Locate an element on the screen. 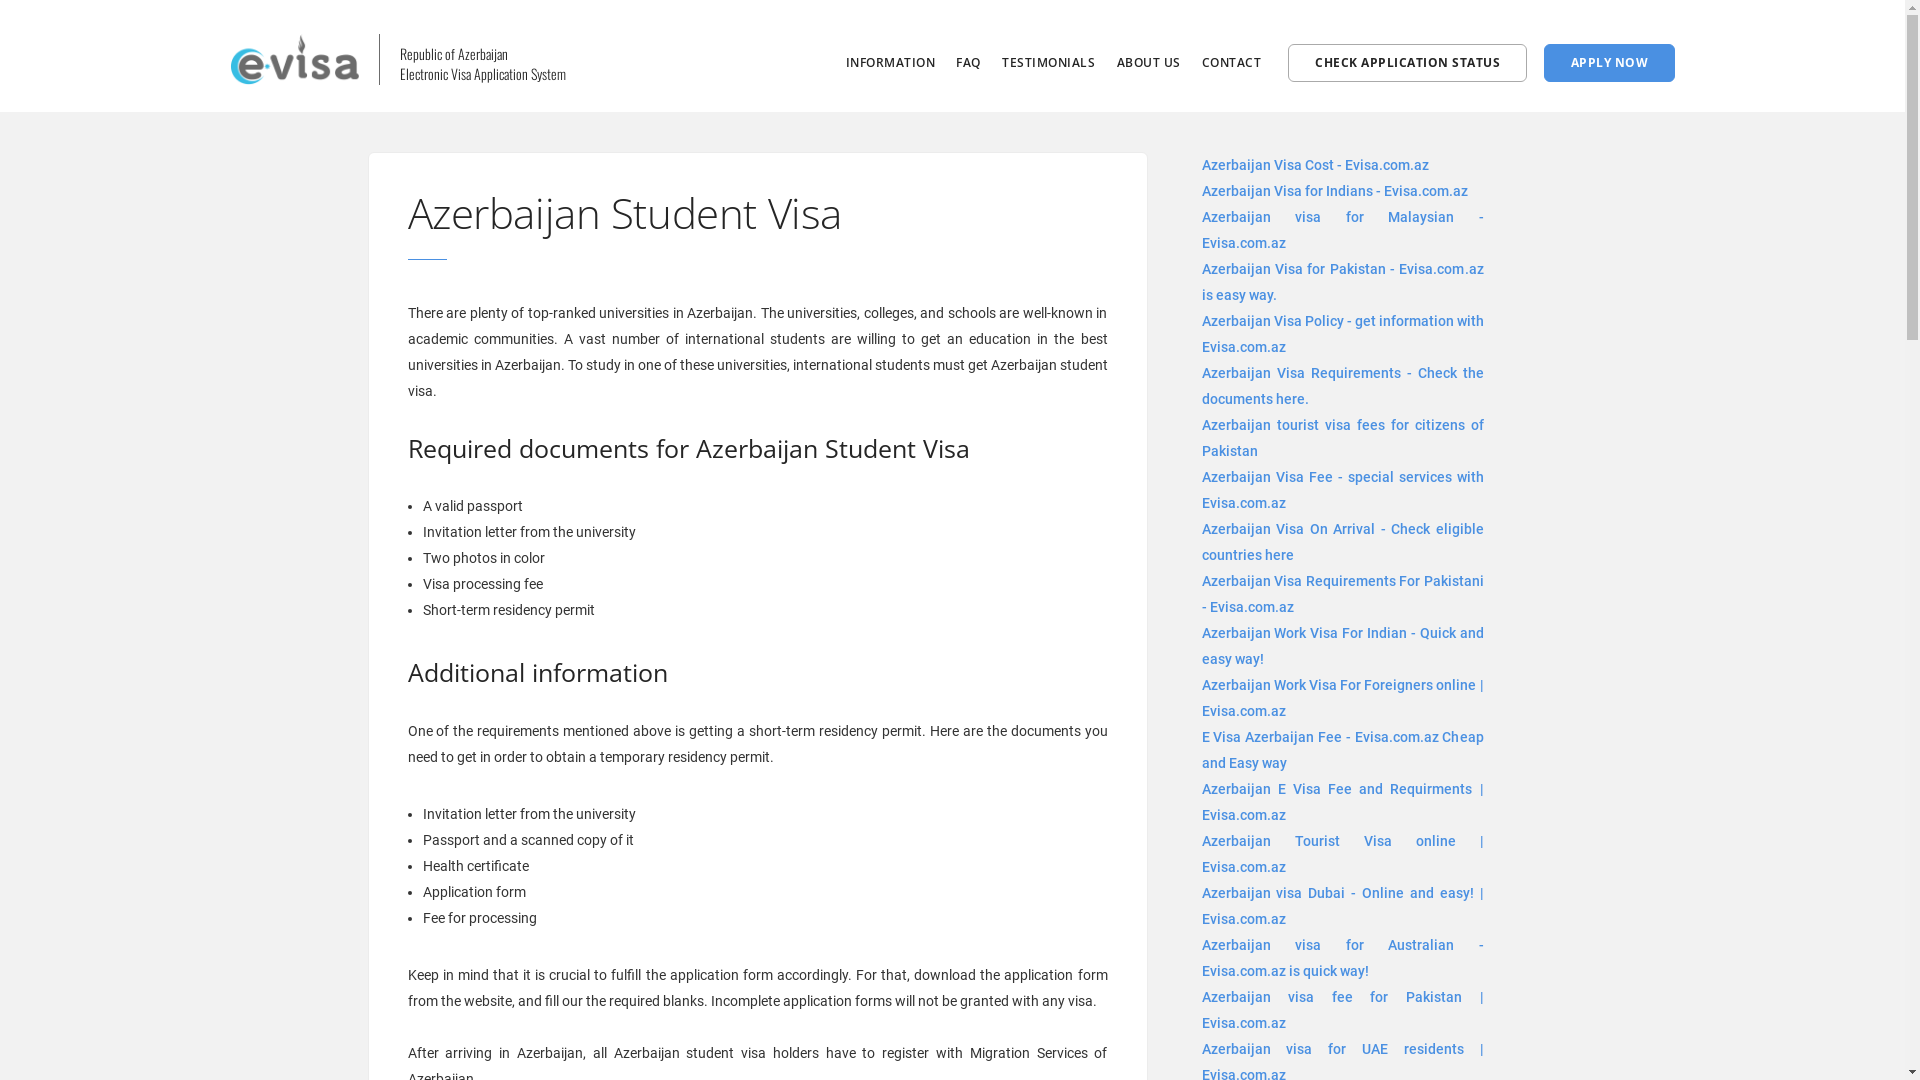 The width and height of the screenshot is (1920, 1080). 'Azerbaijan Visa Policy - get information with Evisa.com.az' is located at coordinates (1343, 333).